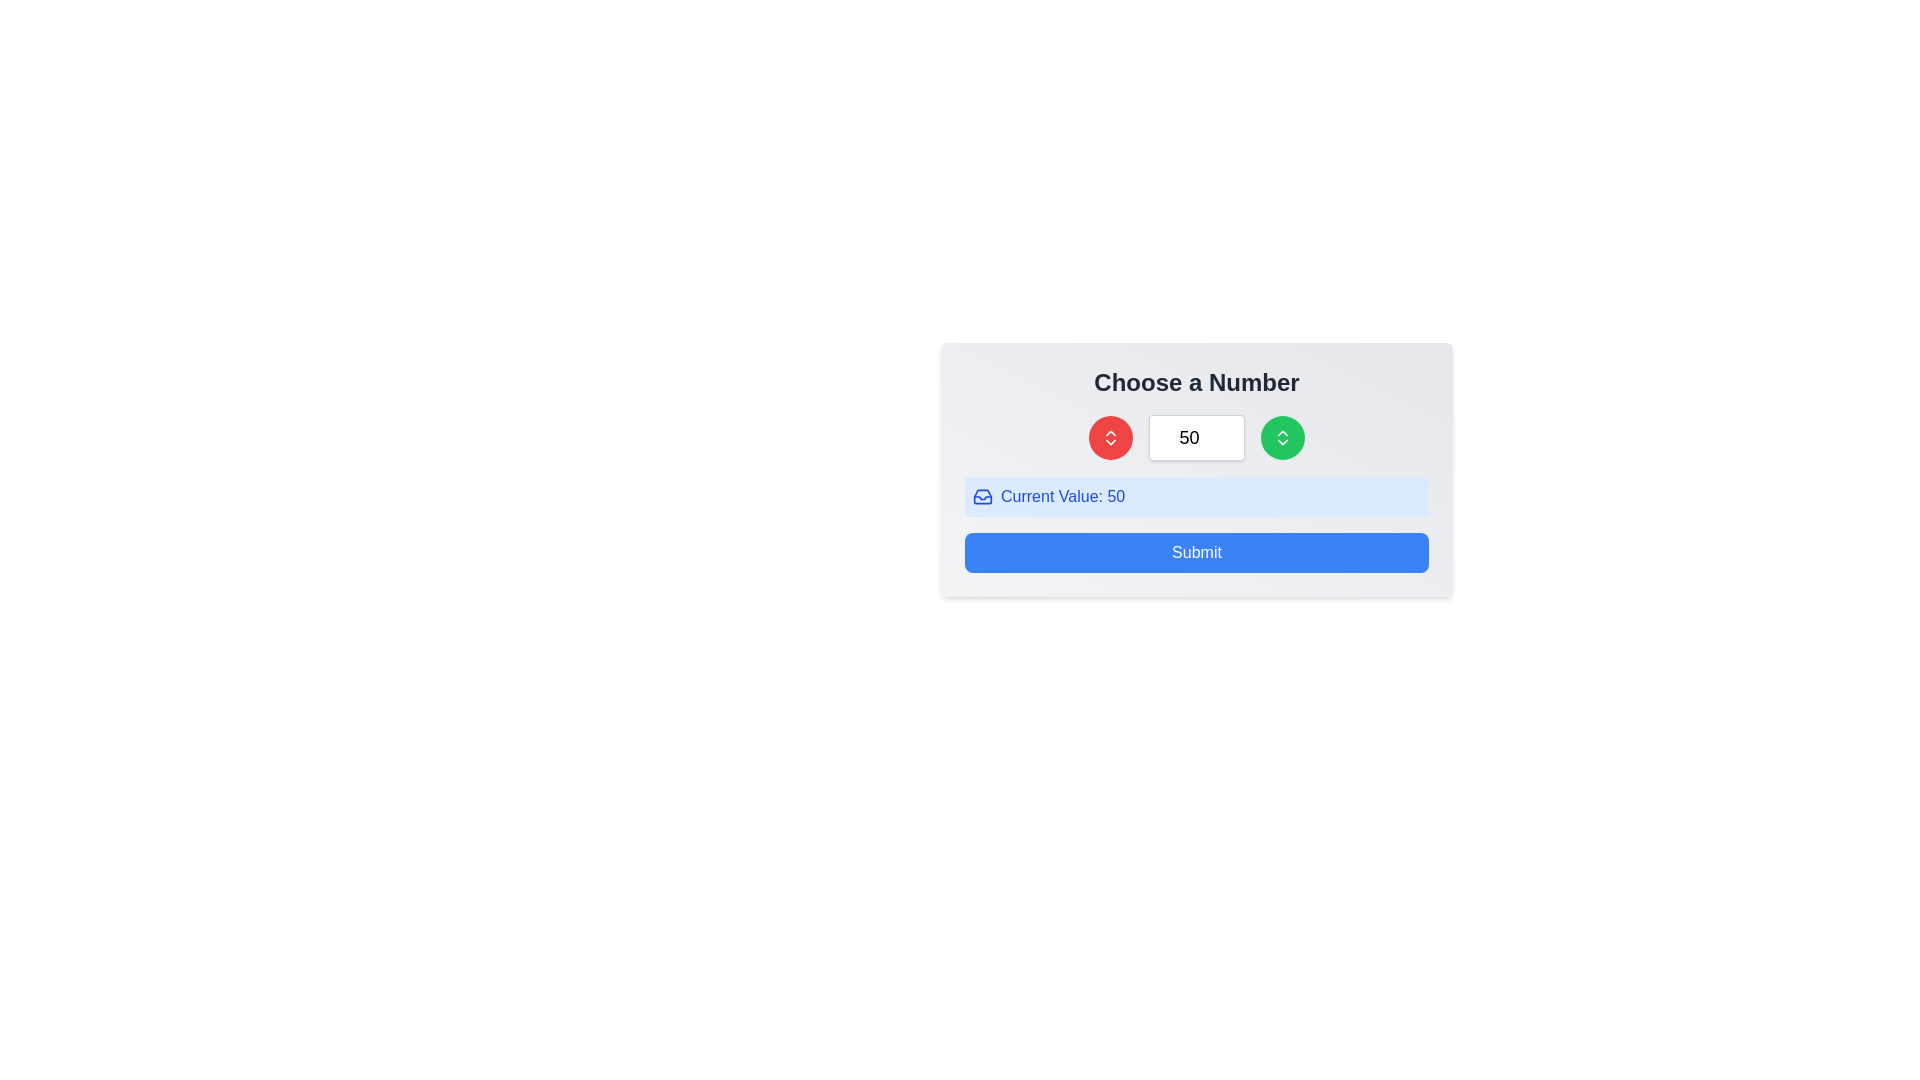 This screenshot has height=1080, width=1920. What do you see at coordinates (1282, 437) in the screenshot?
I see `on the circular green button with a white chevron icon located` at bounding box center [1282, 437].